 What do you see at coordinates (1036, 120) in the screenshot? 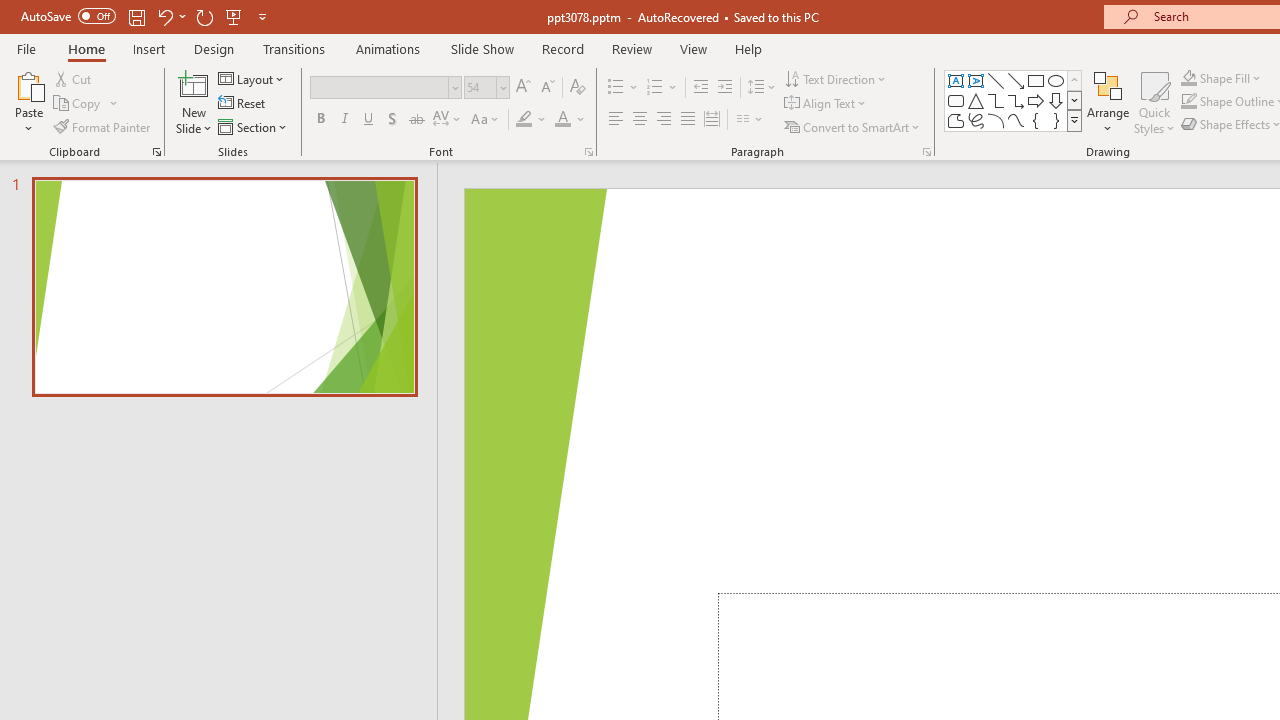
I see `'Left Brace'` at bounding box center [1036, 120].